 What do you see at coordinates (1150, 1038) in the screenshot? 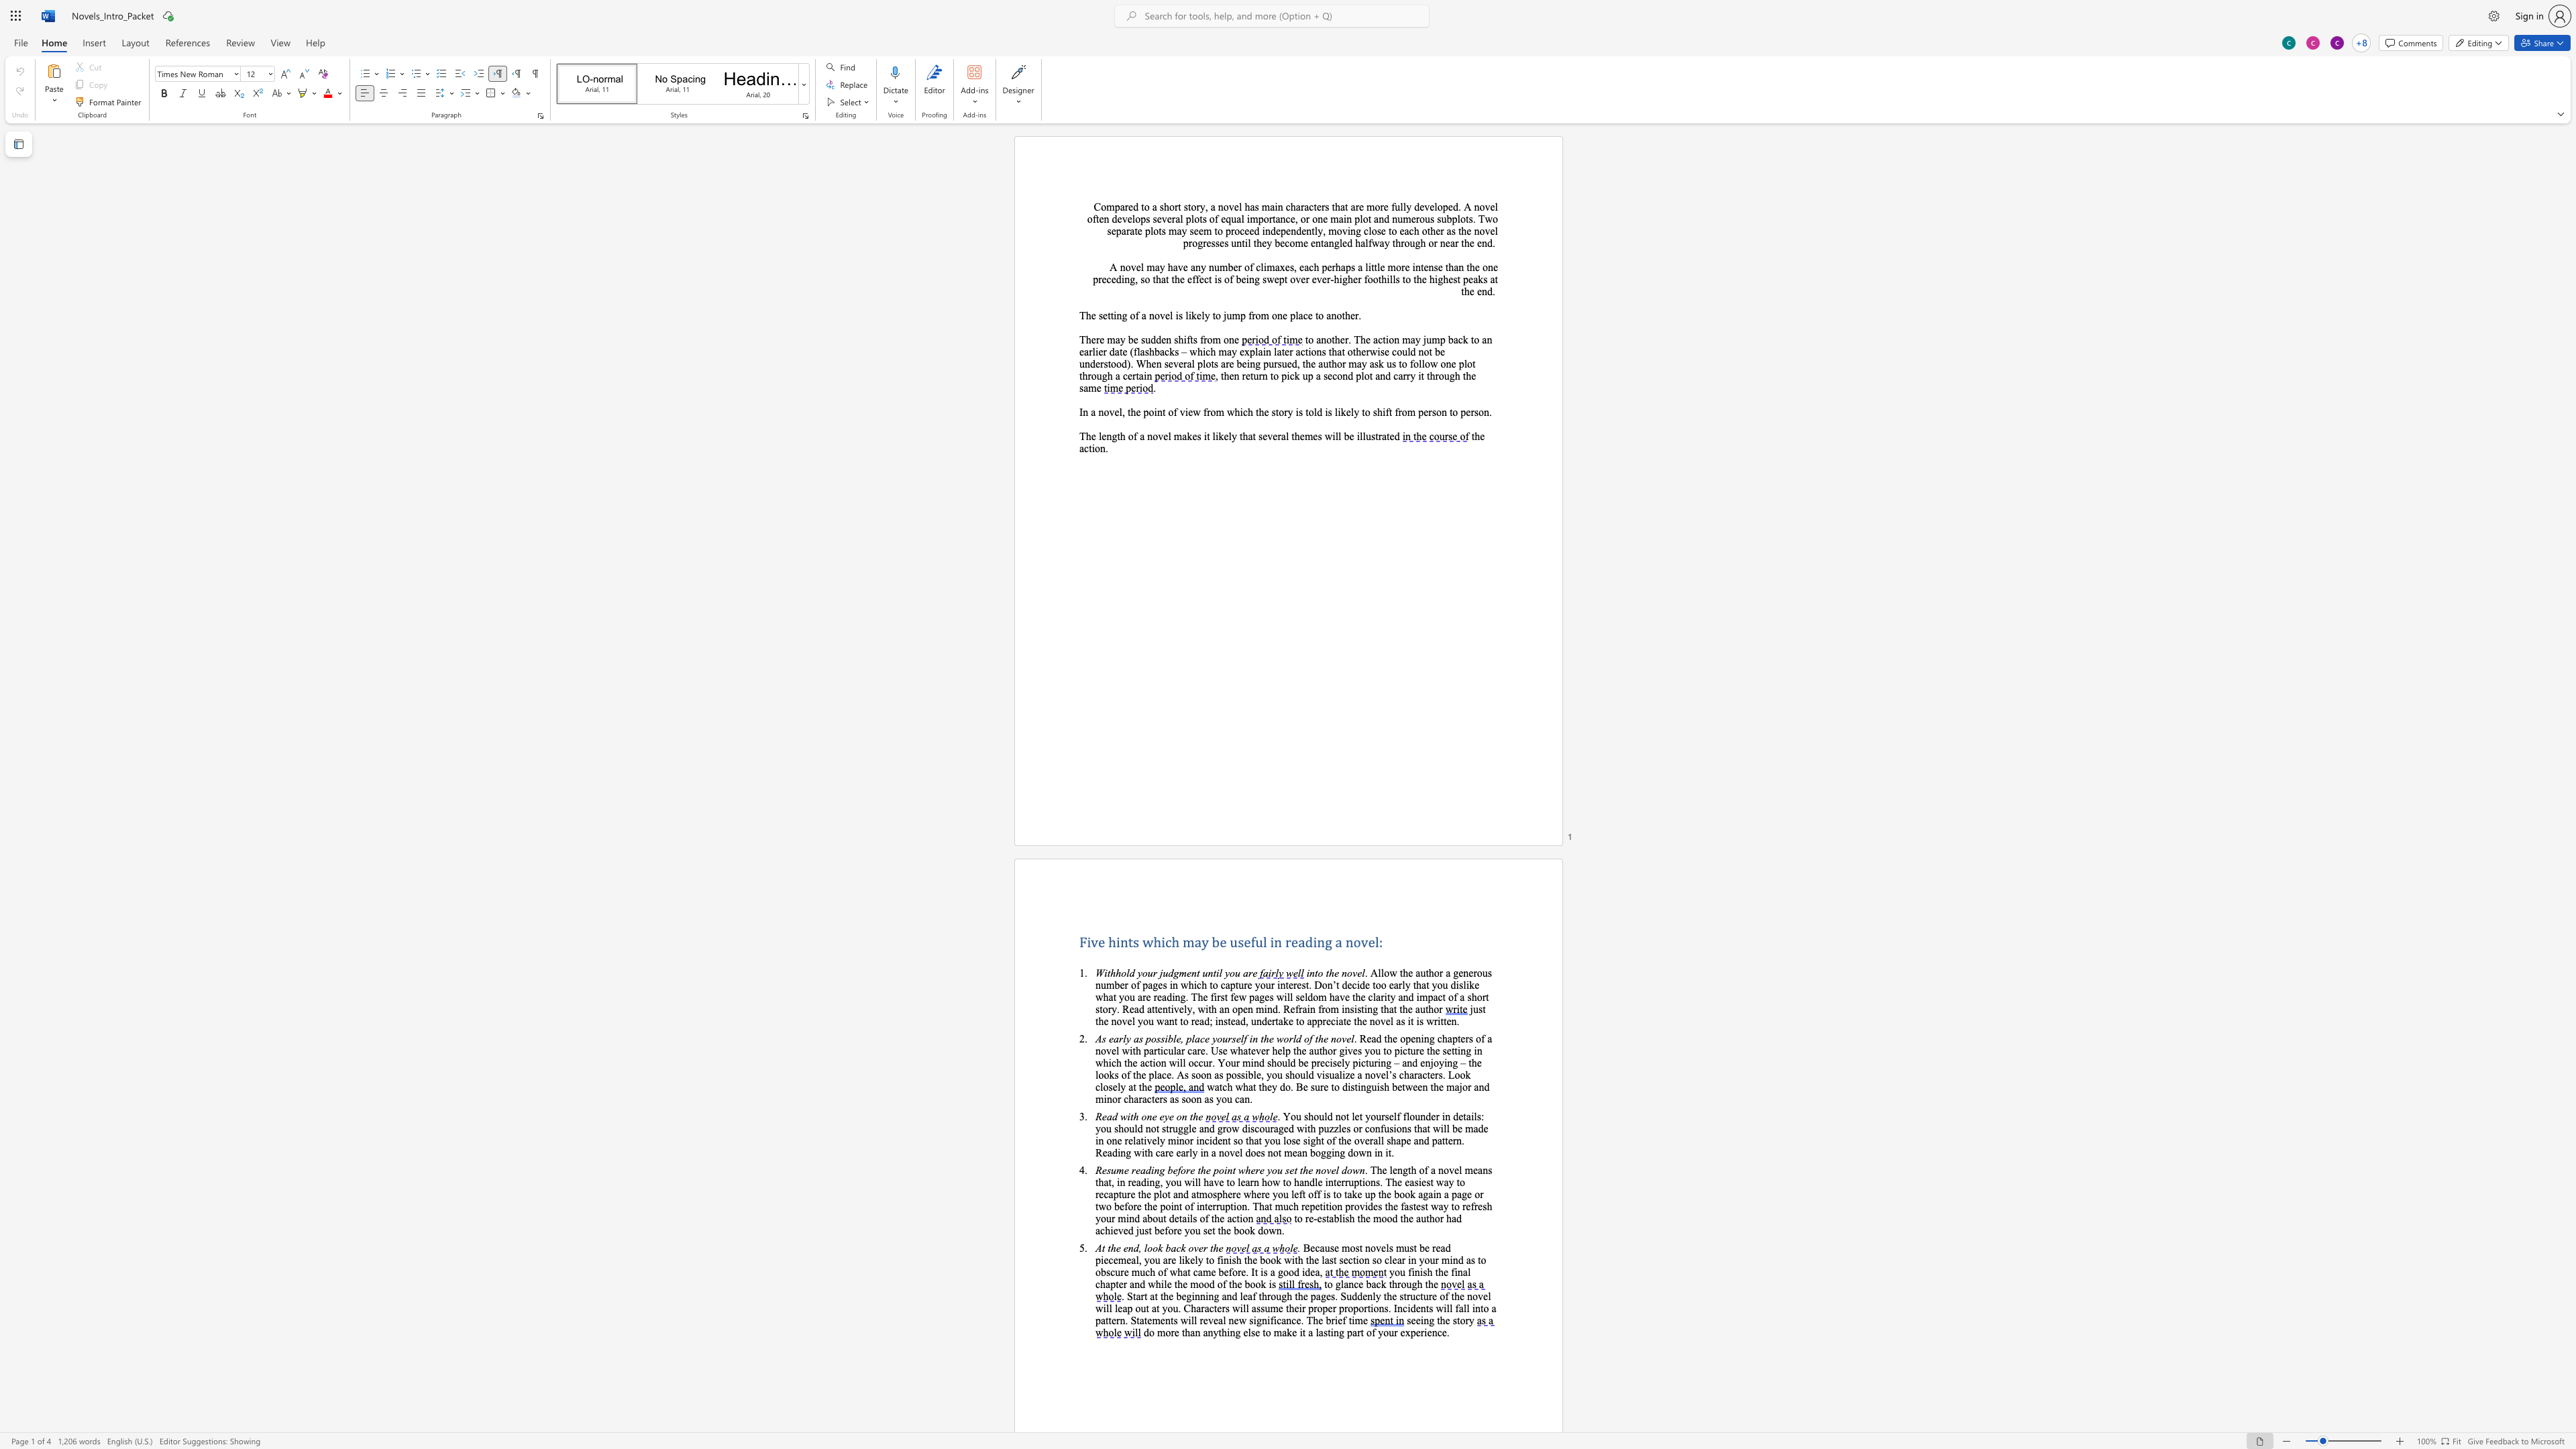
I see `the space between the continuous character "p" and "o" in the text` at bounding box center [1150, 1038].